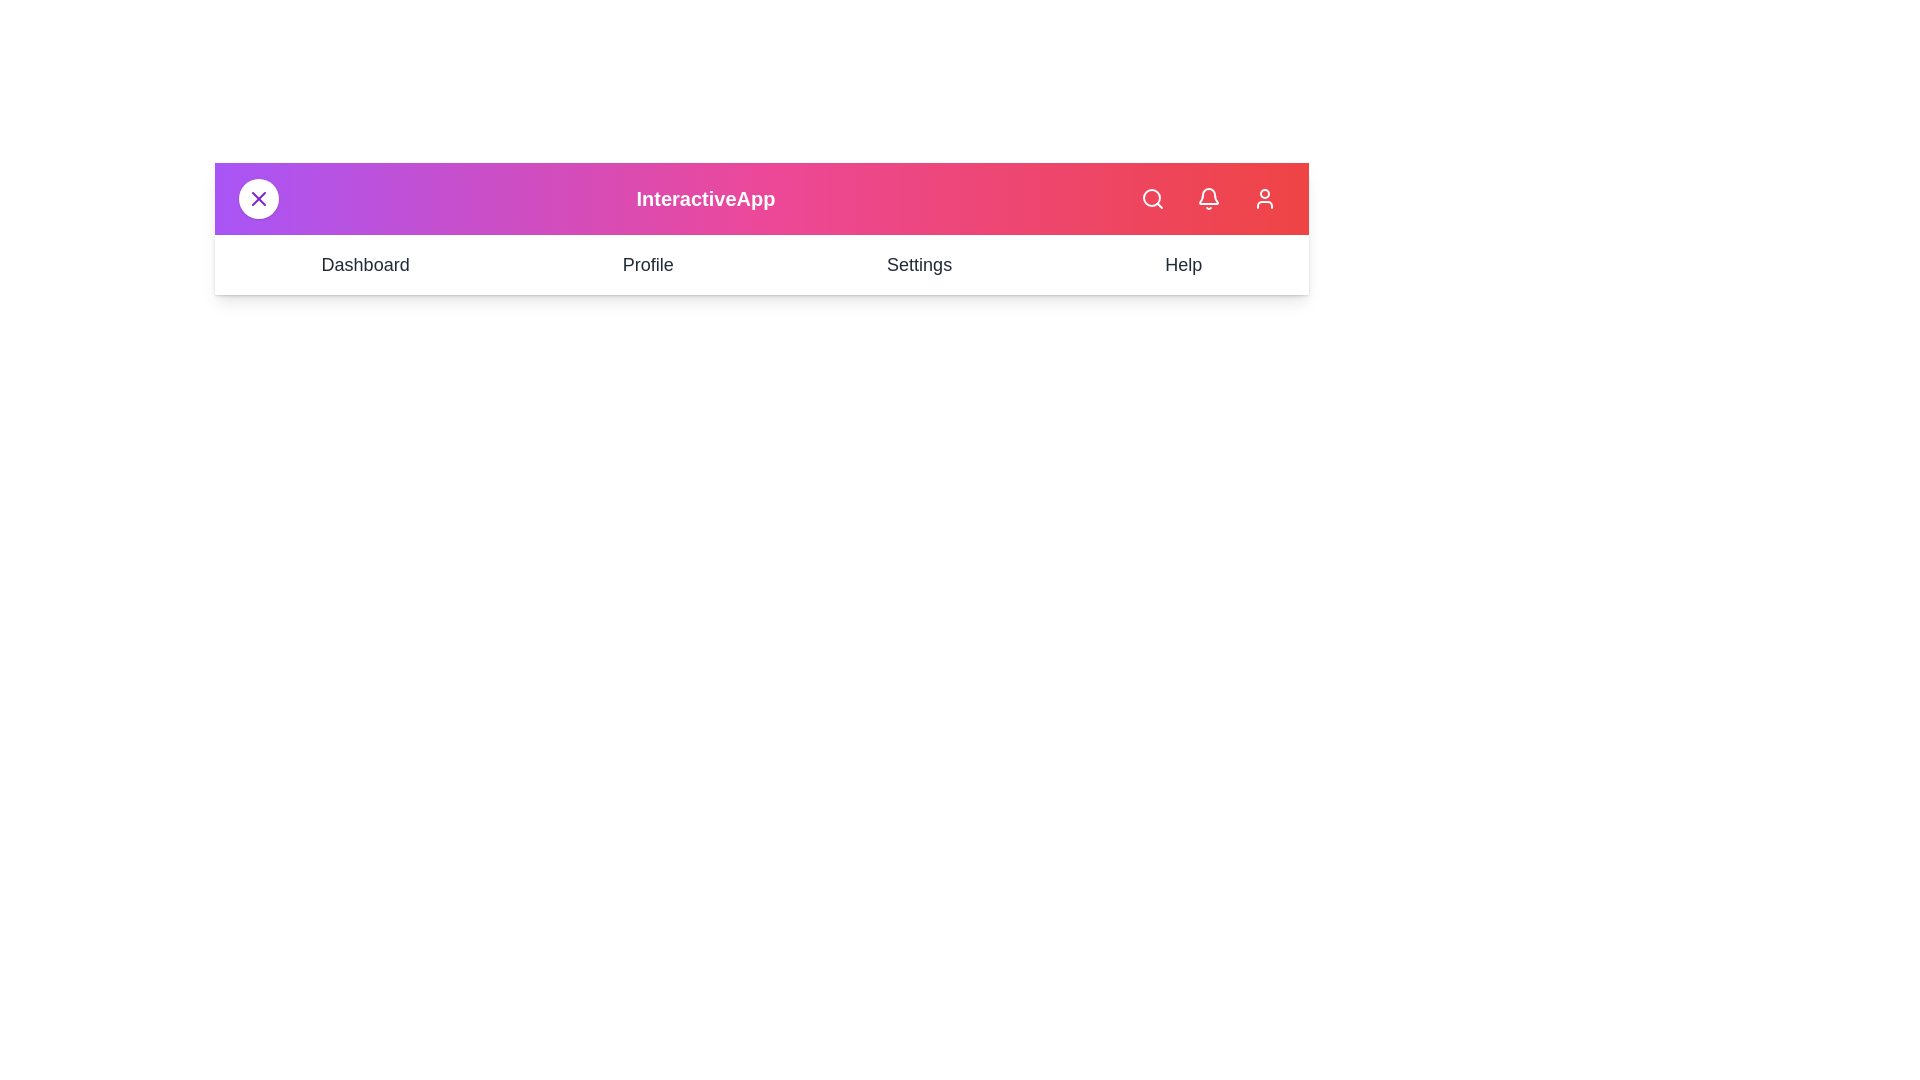 Image resolution: width=1920 pixels, height=1080 pixels. I want to click on the bell icon to view notifications, so click(1208, 199).